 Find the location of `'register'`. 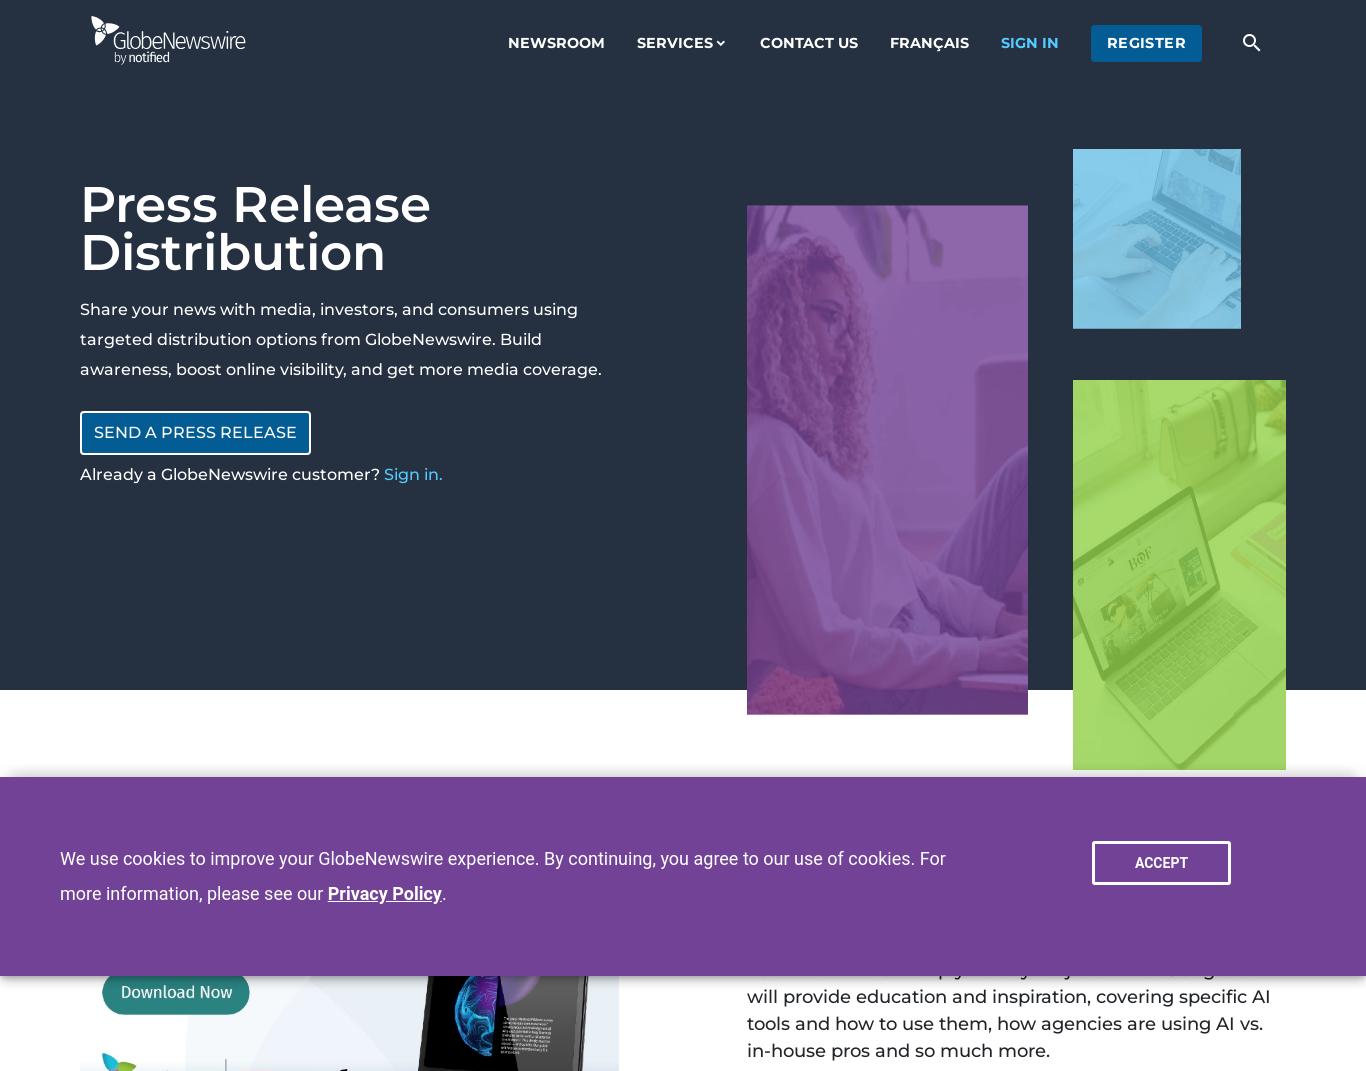

'register' is located at coordinates (1145, 40).